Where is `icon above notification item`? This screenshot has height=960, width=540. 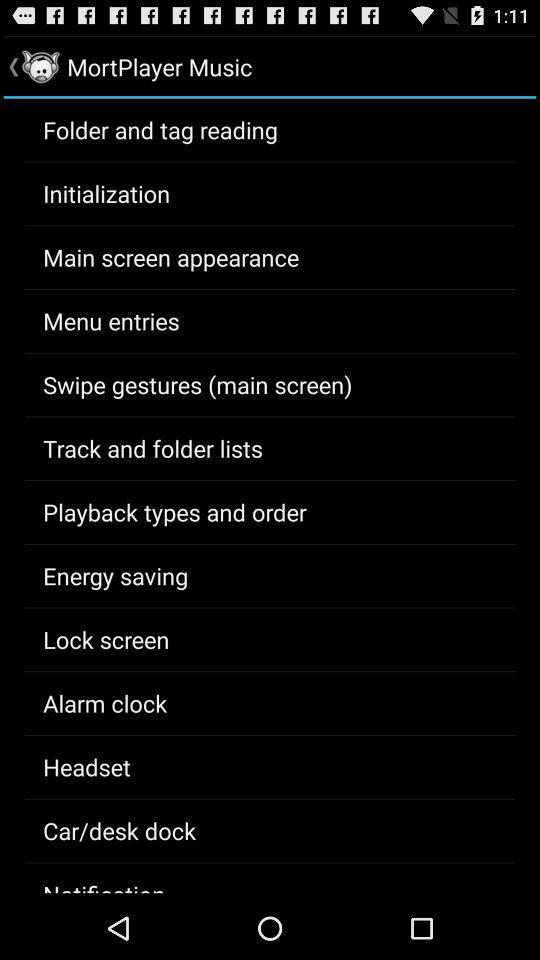 icon above notification item is located at coordinates (119, 830).